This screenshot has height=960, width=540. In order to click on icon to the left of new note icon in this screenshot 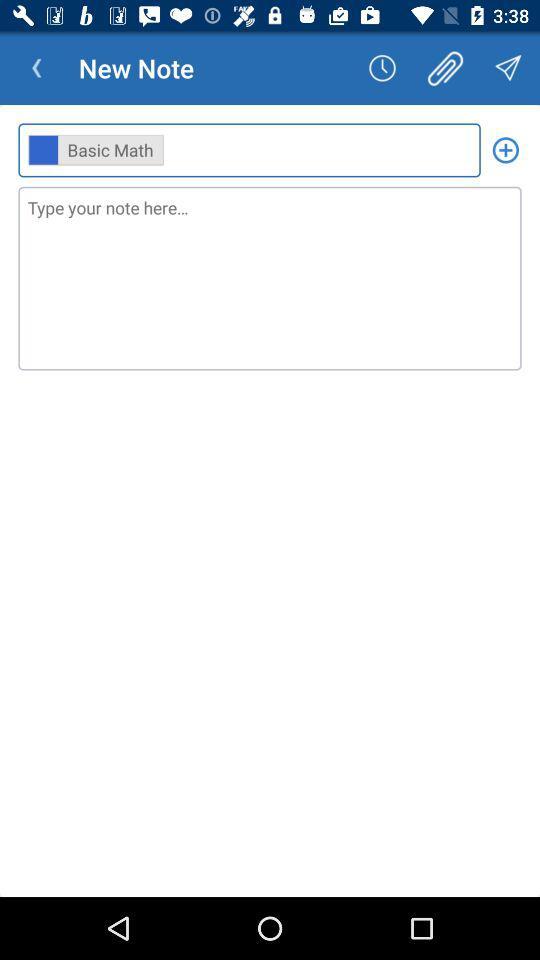, I will do `click(36, 68)`.